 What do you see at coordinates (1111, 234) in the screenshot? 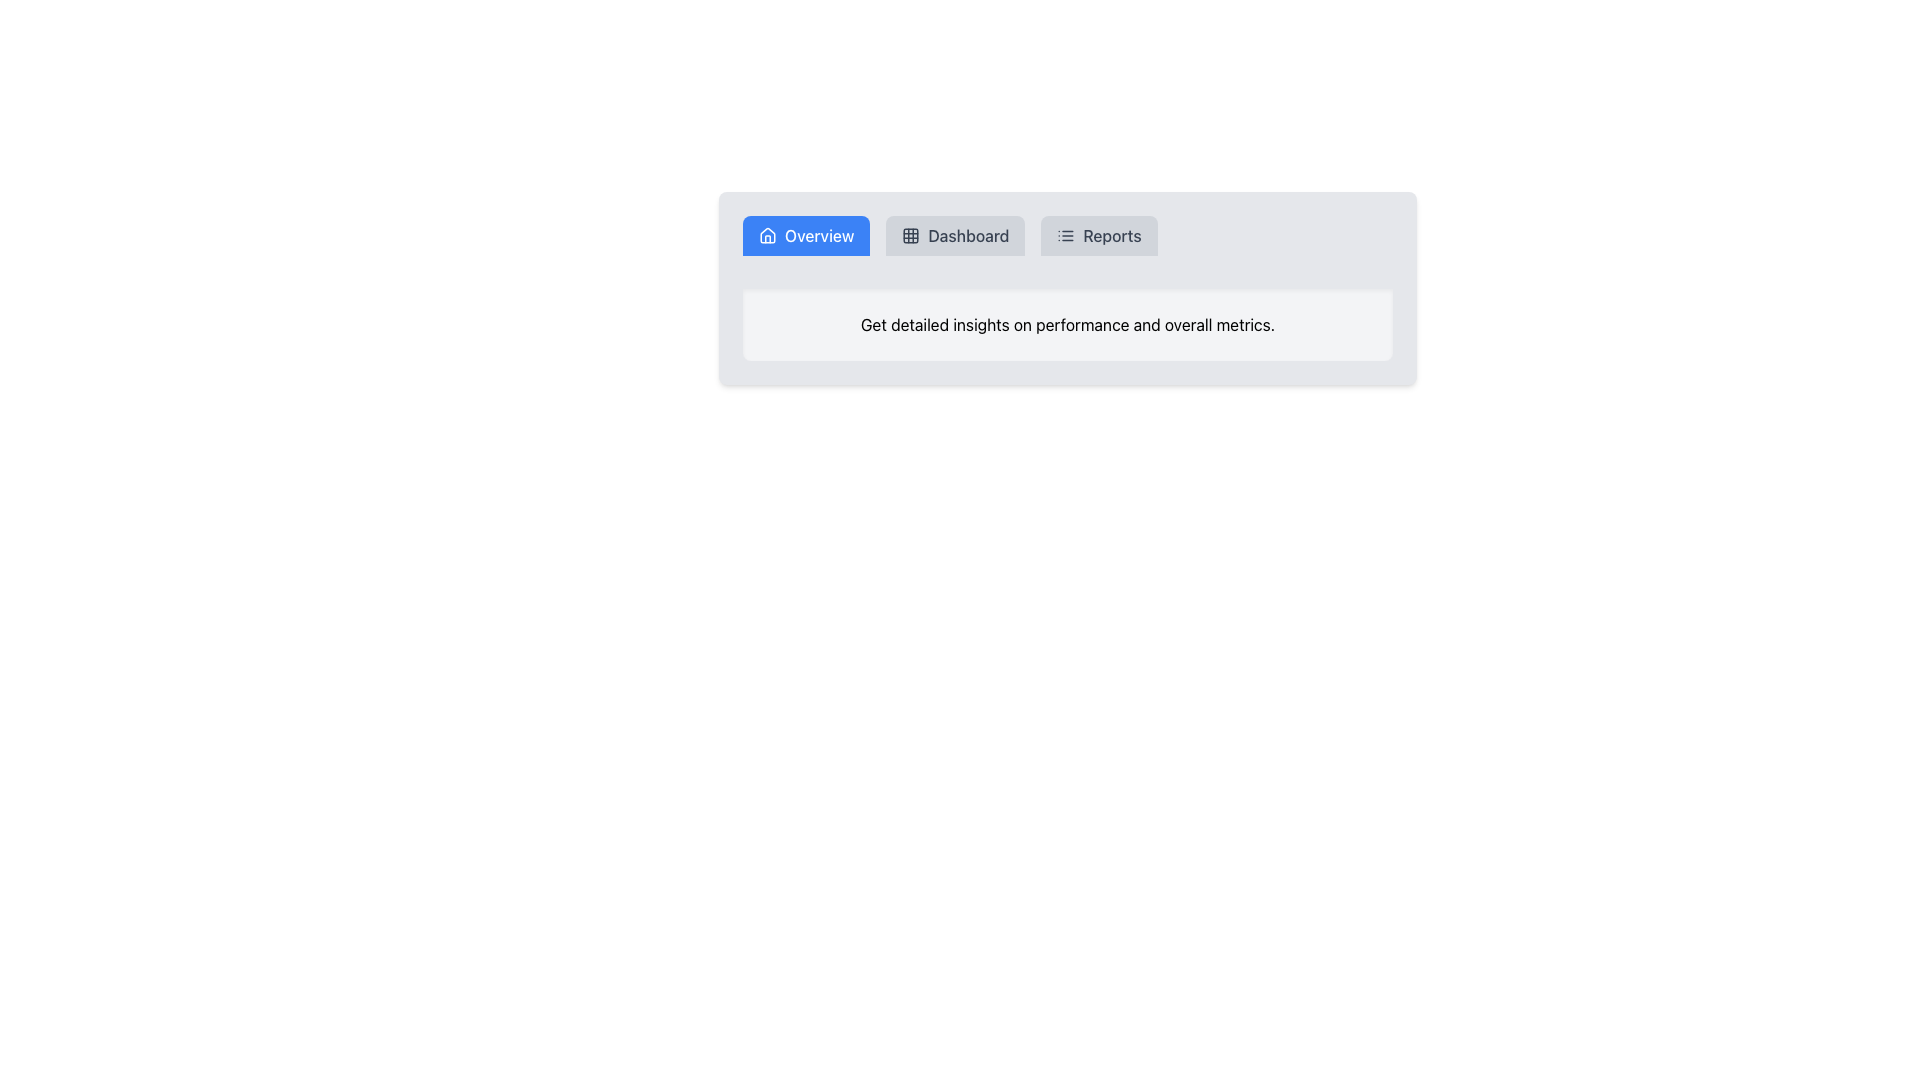
I see `the 'Reports' text label in the navigation bar, which is the last item indicating navigation to reports or related data` at bounding box center [1111, 234].